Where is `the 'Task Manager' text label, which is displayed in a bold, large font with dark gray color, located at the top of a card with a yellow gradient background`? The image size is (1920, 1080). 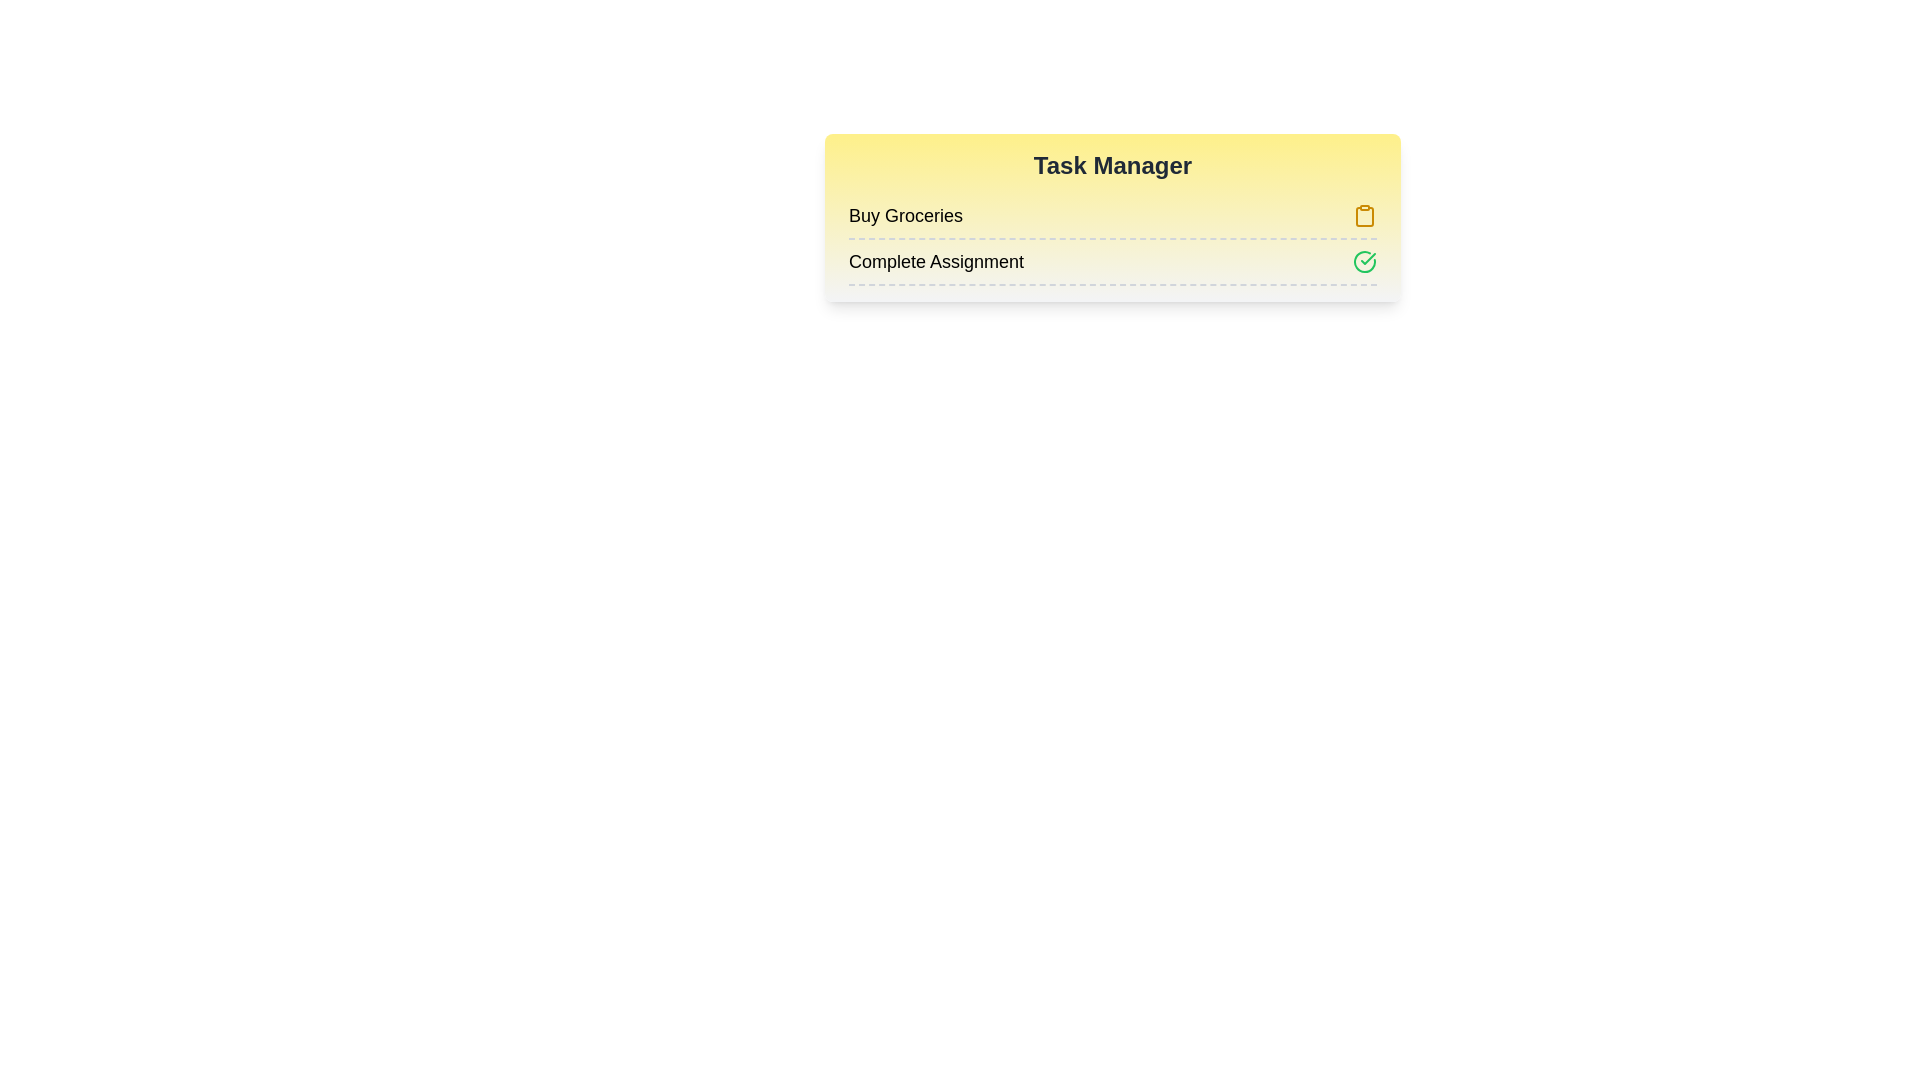
the 'Task Manager' text label, which is displayed in a bold, large font with dark gray color, located at the top of a card with a yellow gradient background is located at coordinates (1112, 164).